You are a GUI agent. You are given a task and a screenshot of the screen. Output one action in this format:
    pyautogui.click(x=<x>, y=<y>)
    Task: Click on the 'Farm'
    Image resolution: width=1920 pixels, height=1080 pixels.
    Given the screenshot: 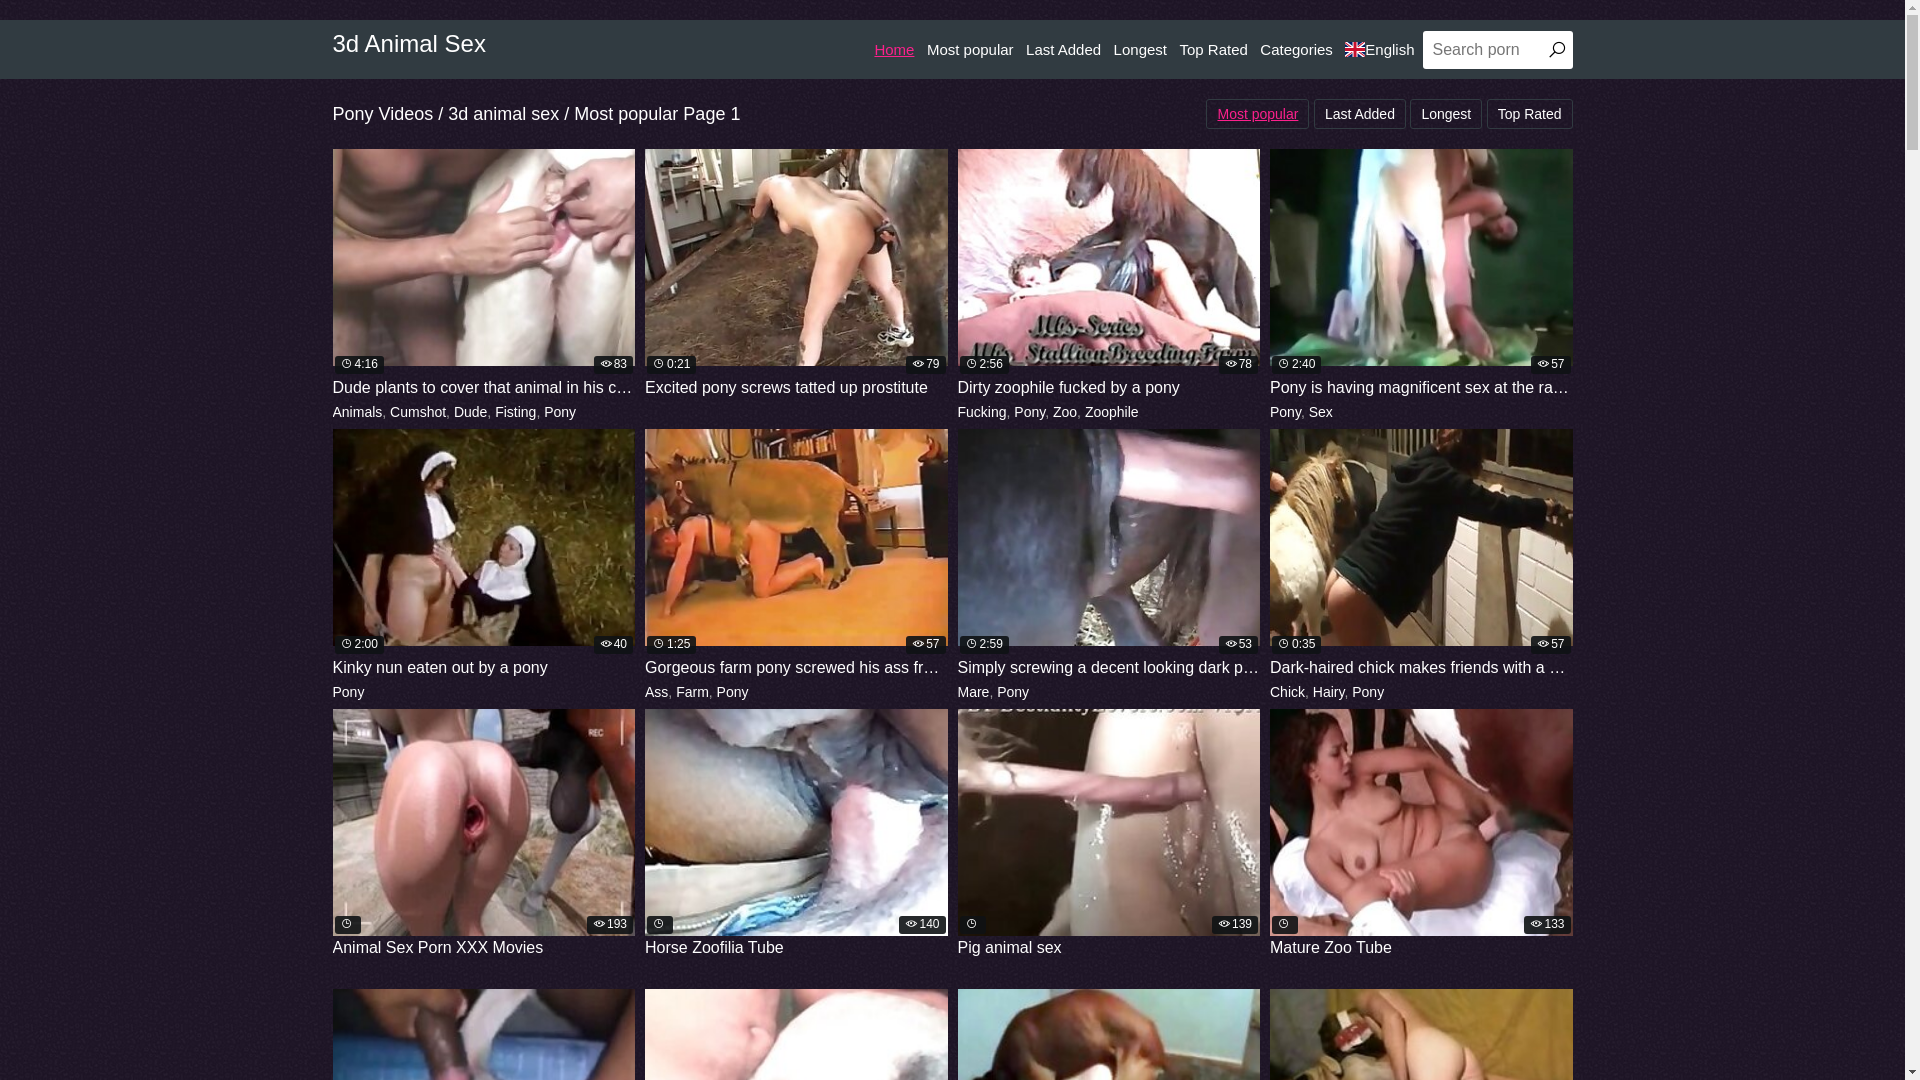 What is the action you would take?
    pyautogui.click(x=692, y=690)
    